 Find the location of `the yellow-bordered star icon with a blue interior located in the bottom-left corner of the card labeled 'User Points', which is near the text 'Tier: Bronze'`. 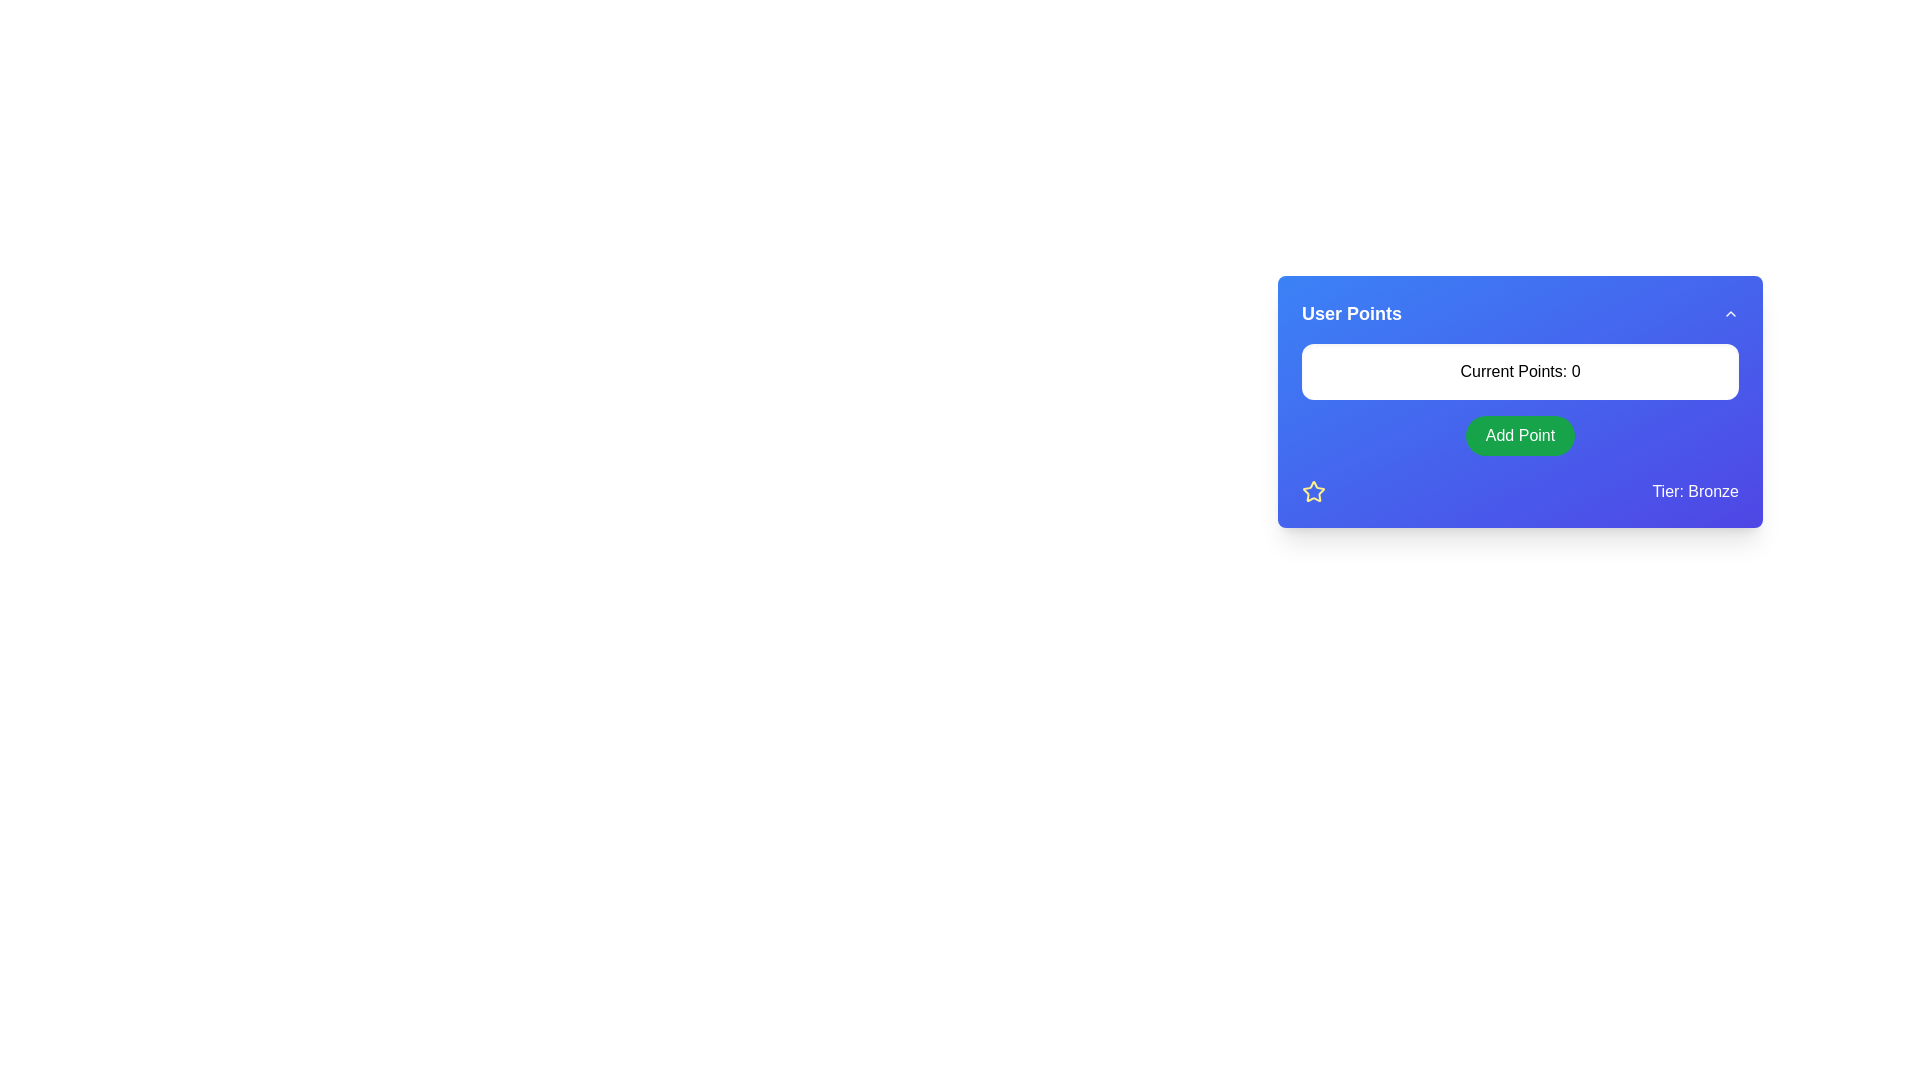

the yellow-bordered star icon with a blue interior located in the bottom-left corner of the card labeled 'User Points', which is near the text 'Tier: Bronze' is located at coordinates (1314, 492).